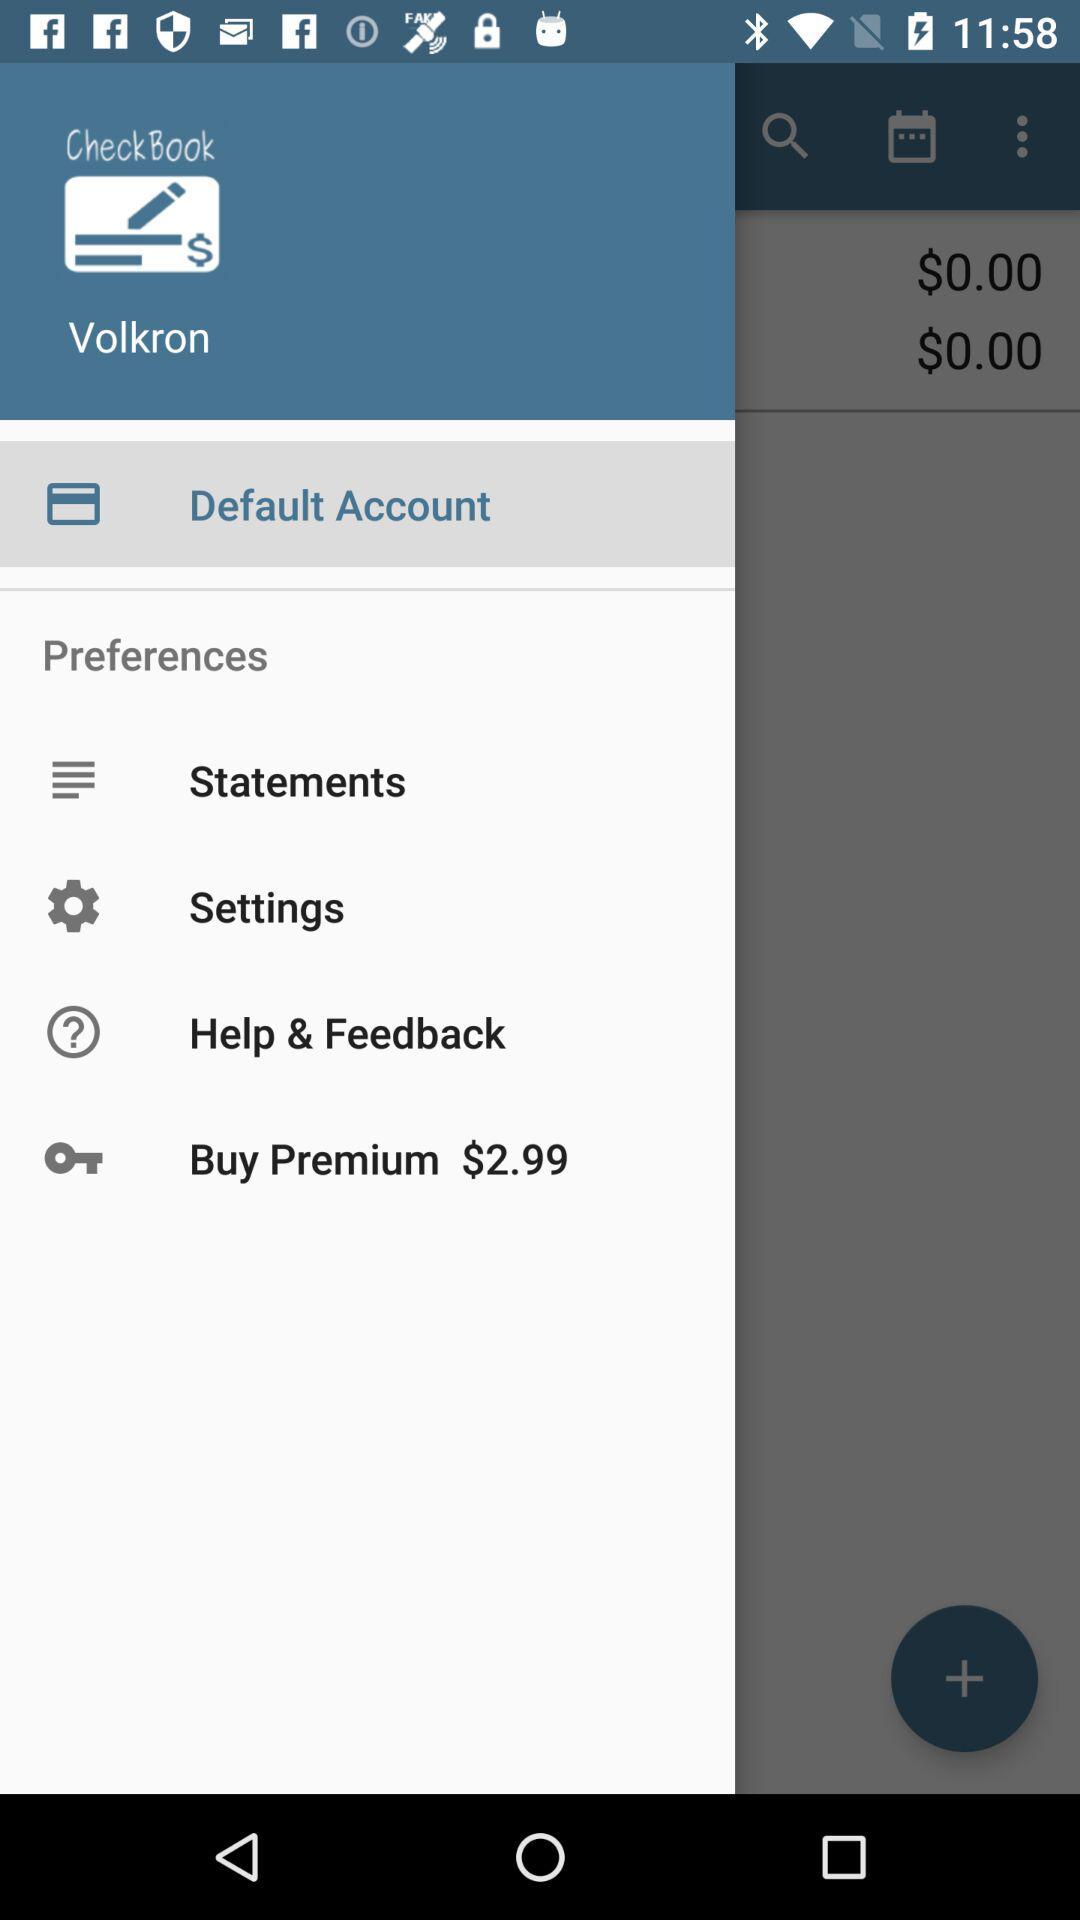  Describe the element at coordinates (963, 1678) in the screenshot. I see `the add icon` at that location.